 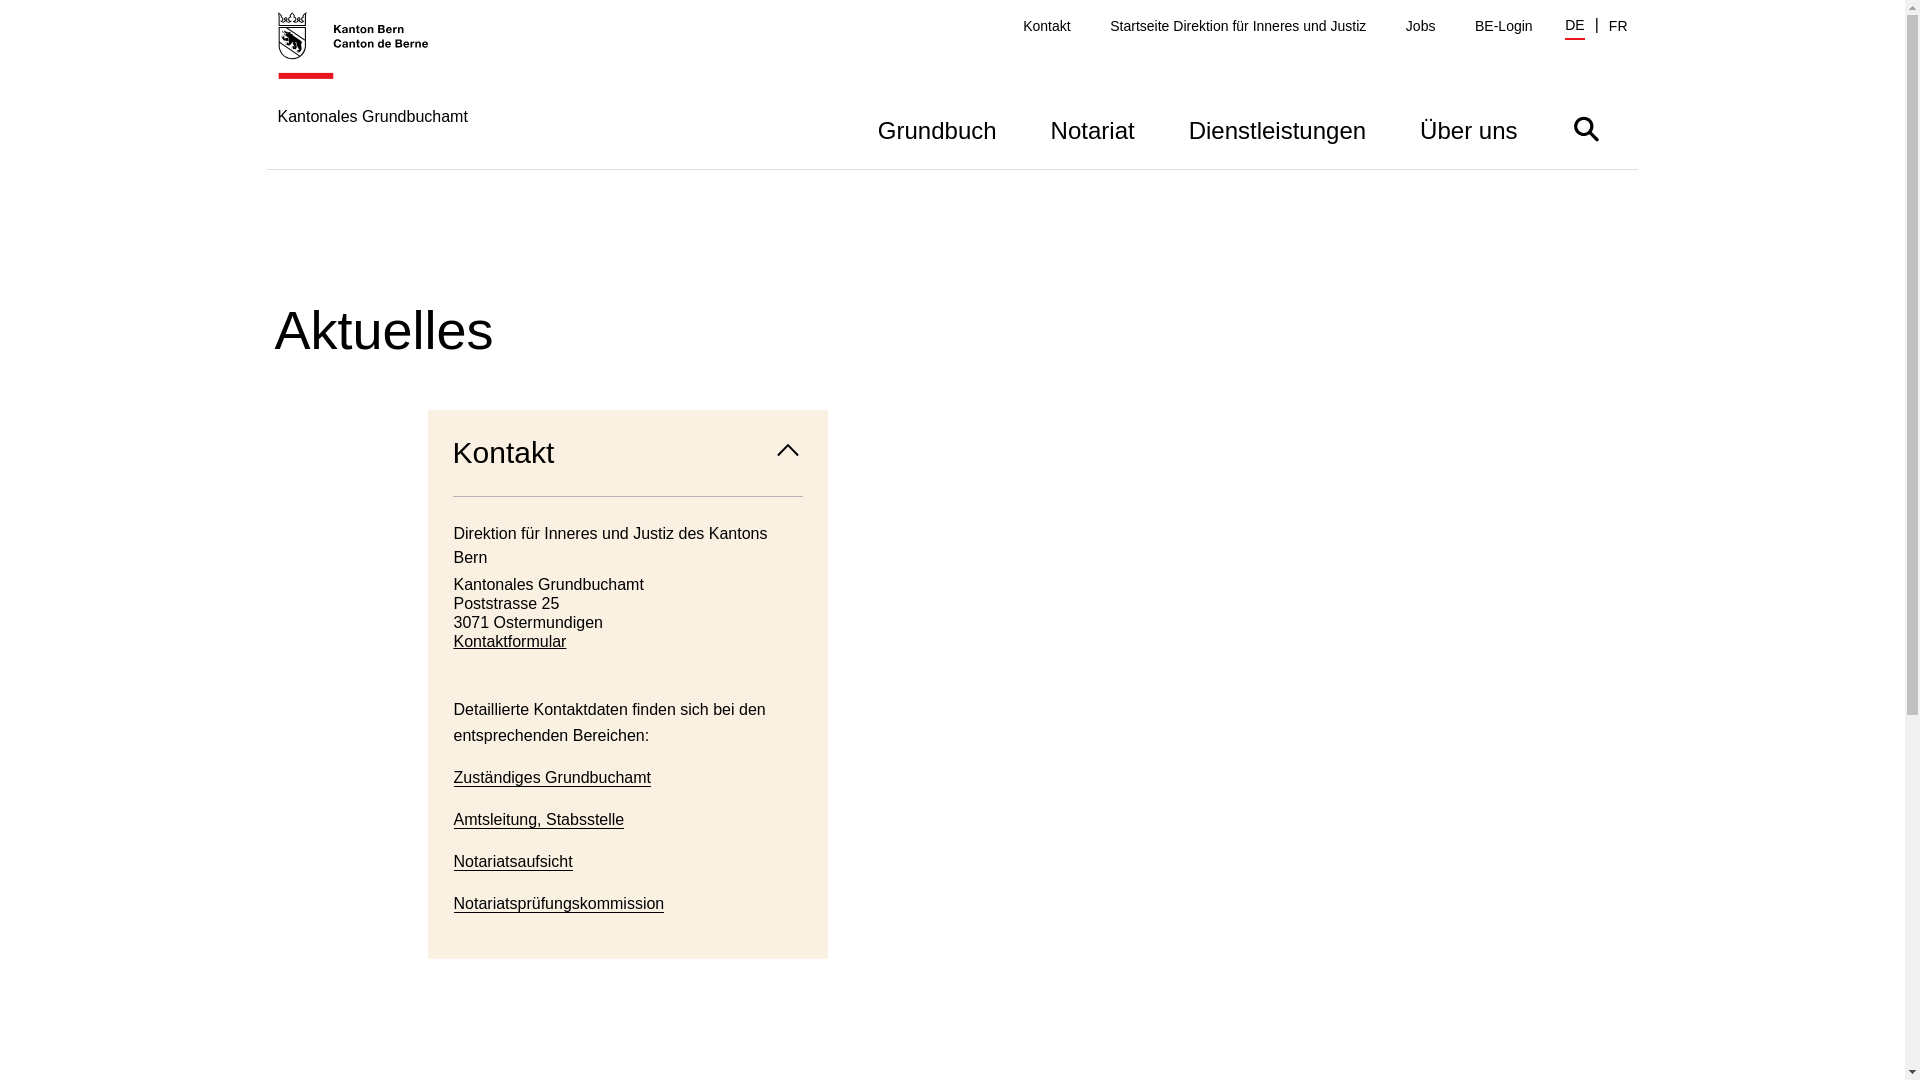 What do you see at coordinates (627, 452) in the screenshot?
I see `'Kontakt'` at bounding box center [627, 452].